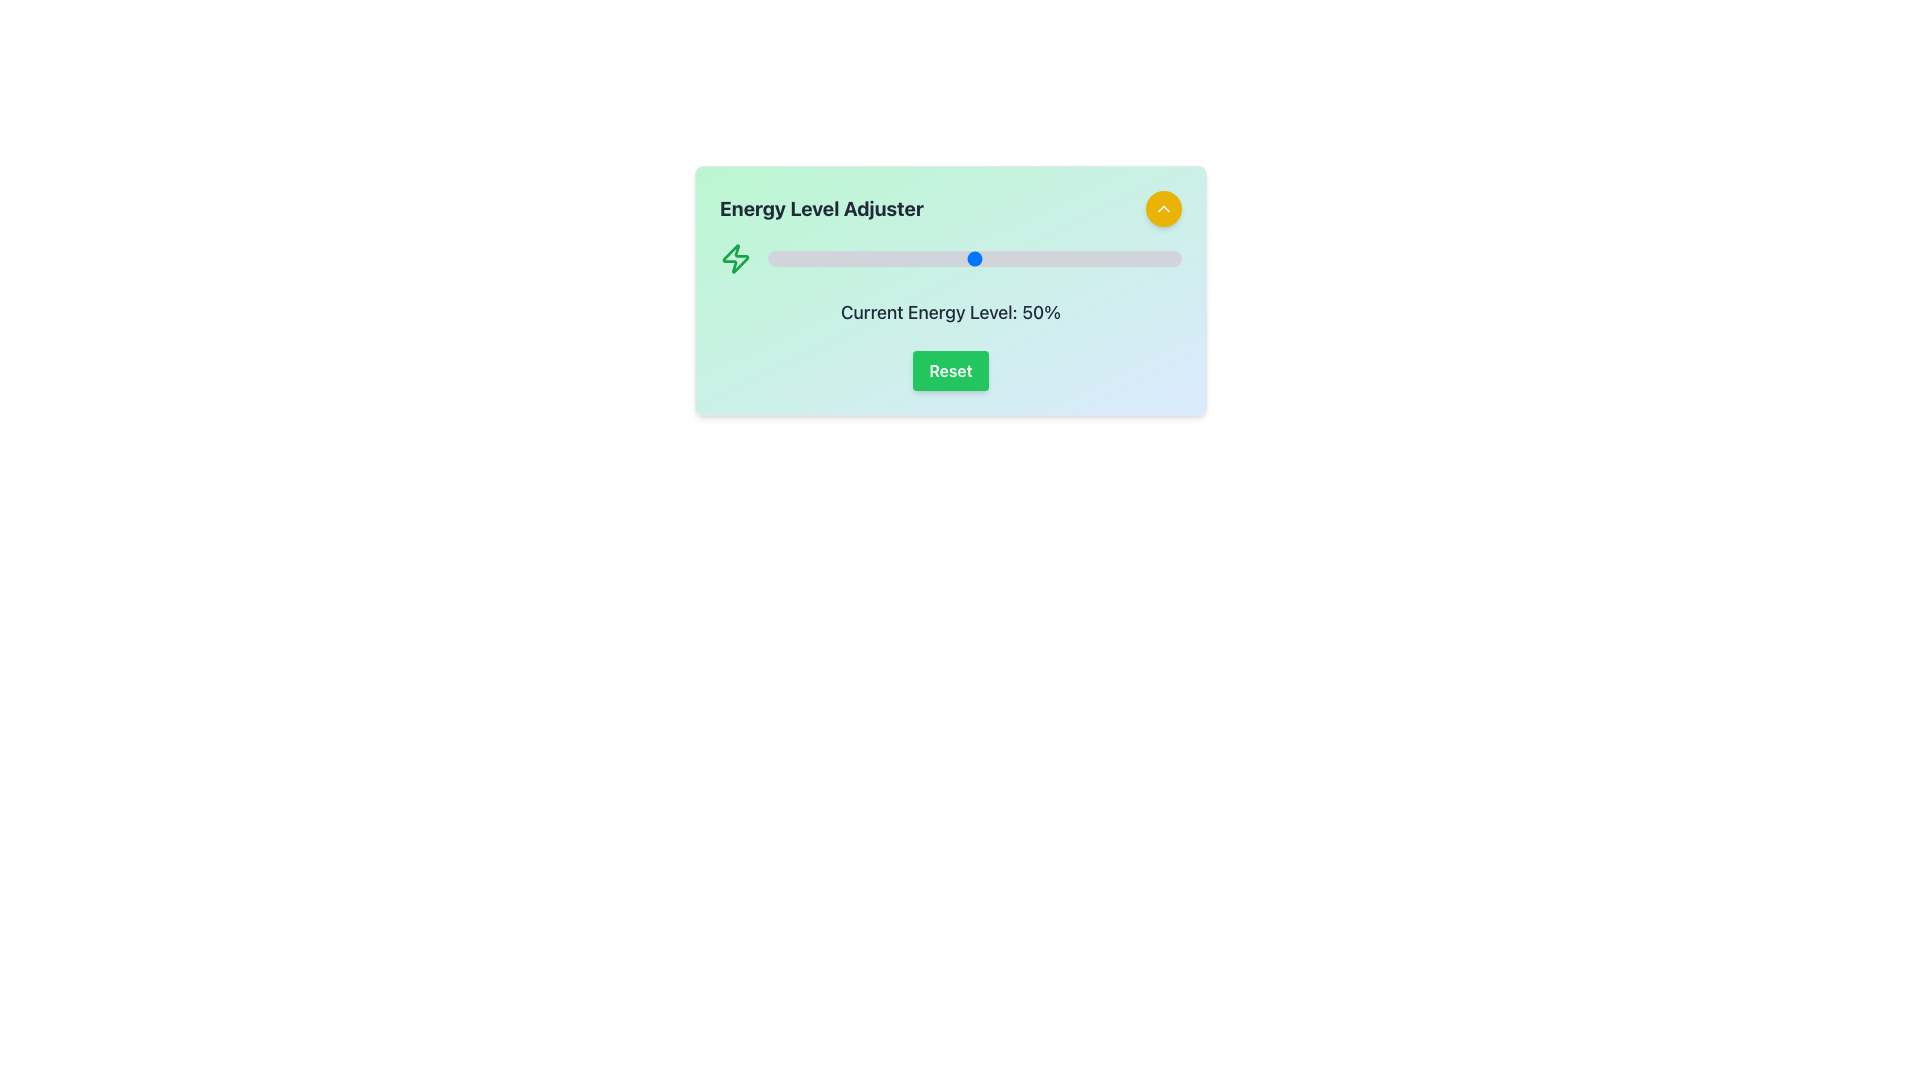  I want to click on the energy level, so click(974, 257).